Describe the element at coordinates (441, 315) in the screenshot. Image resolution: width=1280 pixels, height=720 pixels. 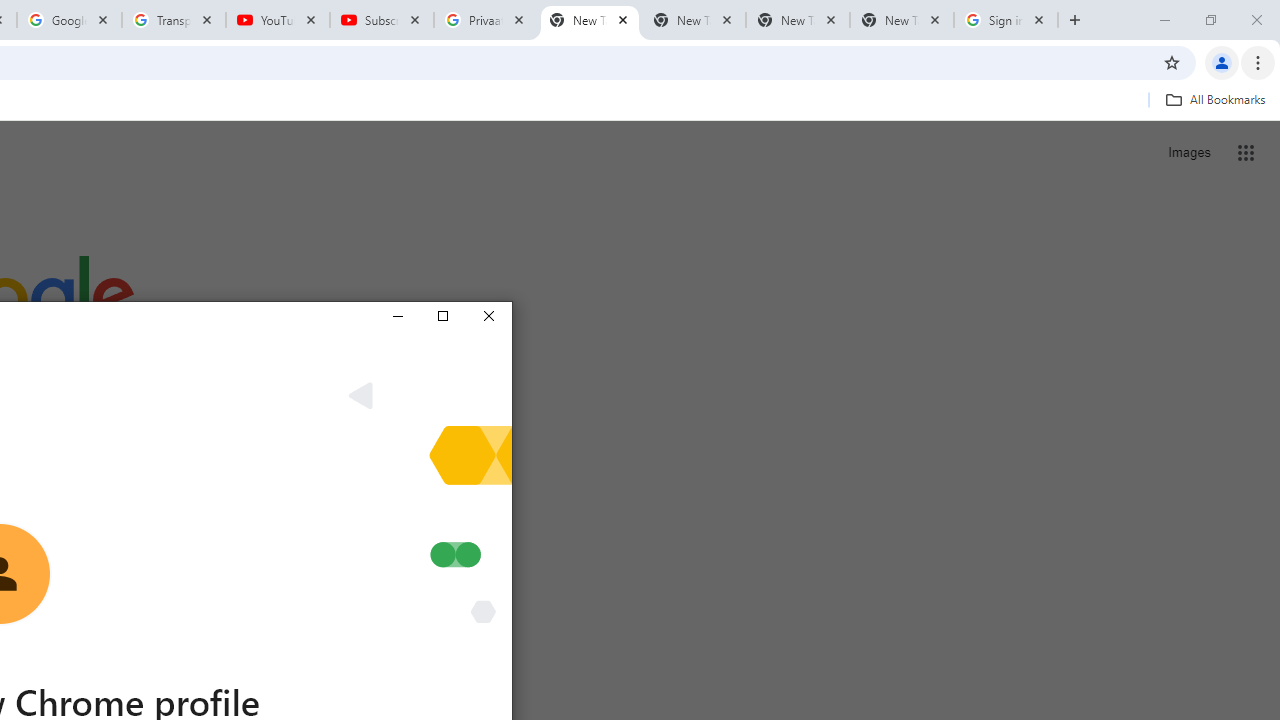
I see `'Maximize'` at that location.